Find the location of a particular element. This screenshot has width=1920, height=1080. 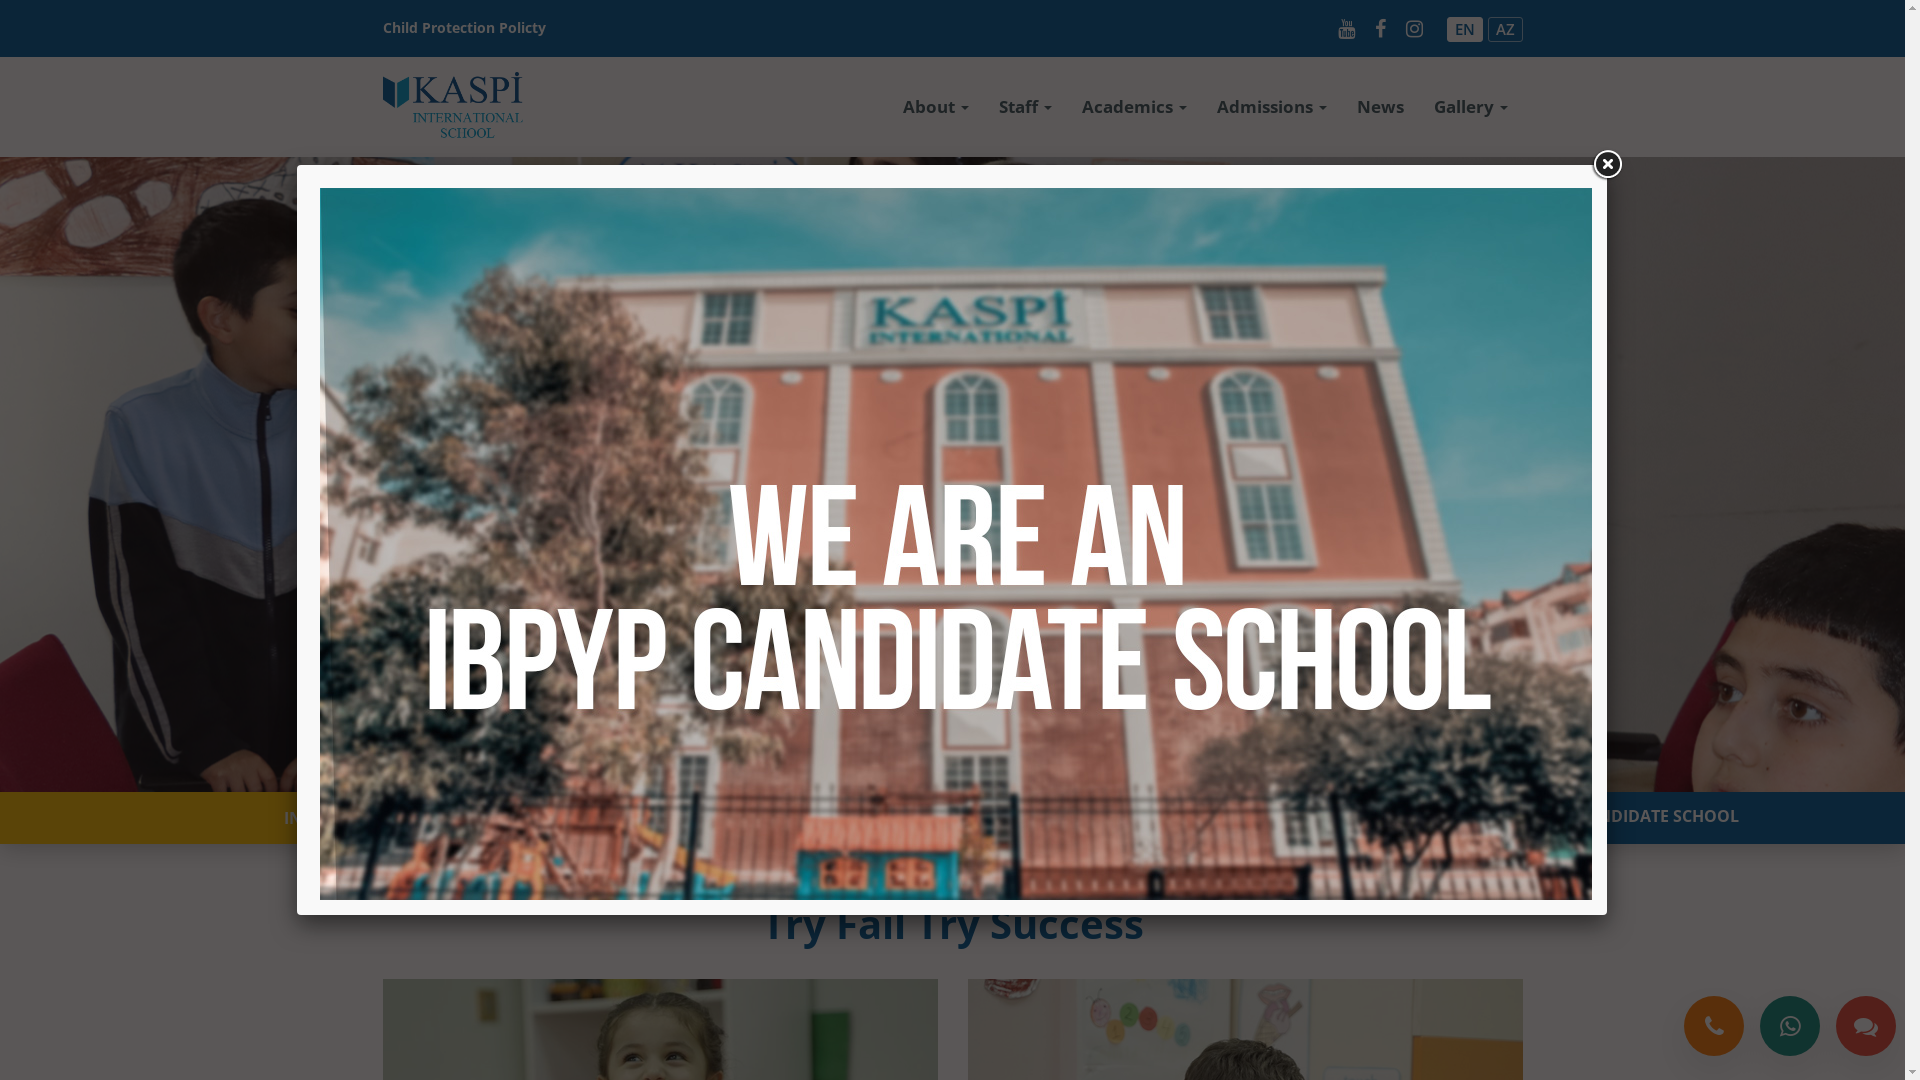

'APPLY NOW' is located at coordinates (633, 816).